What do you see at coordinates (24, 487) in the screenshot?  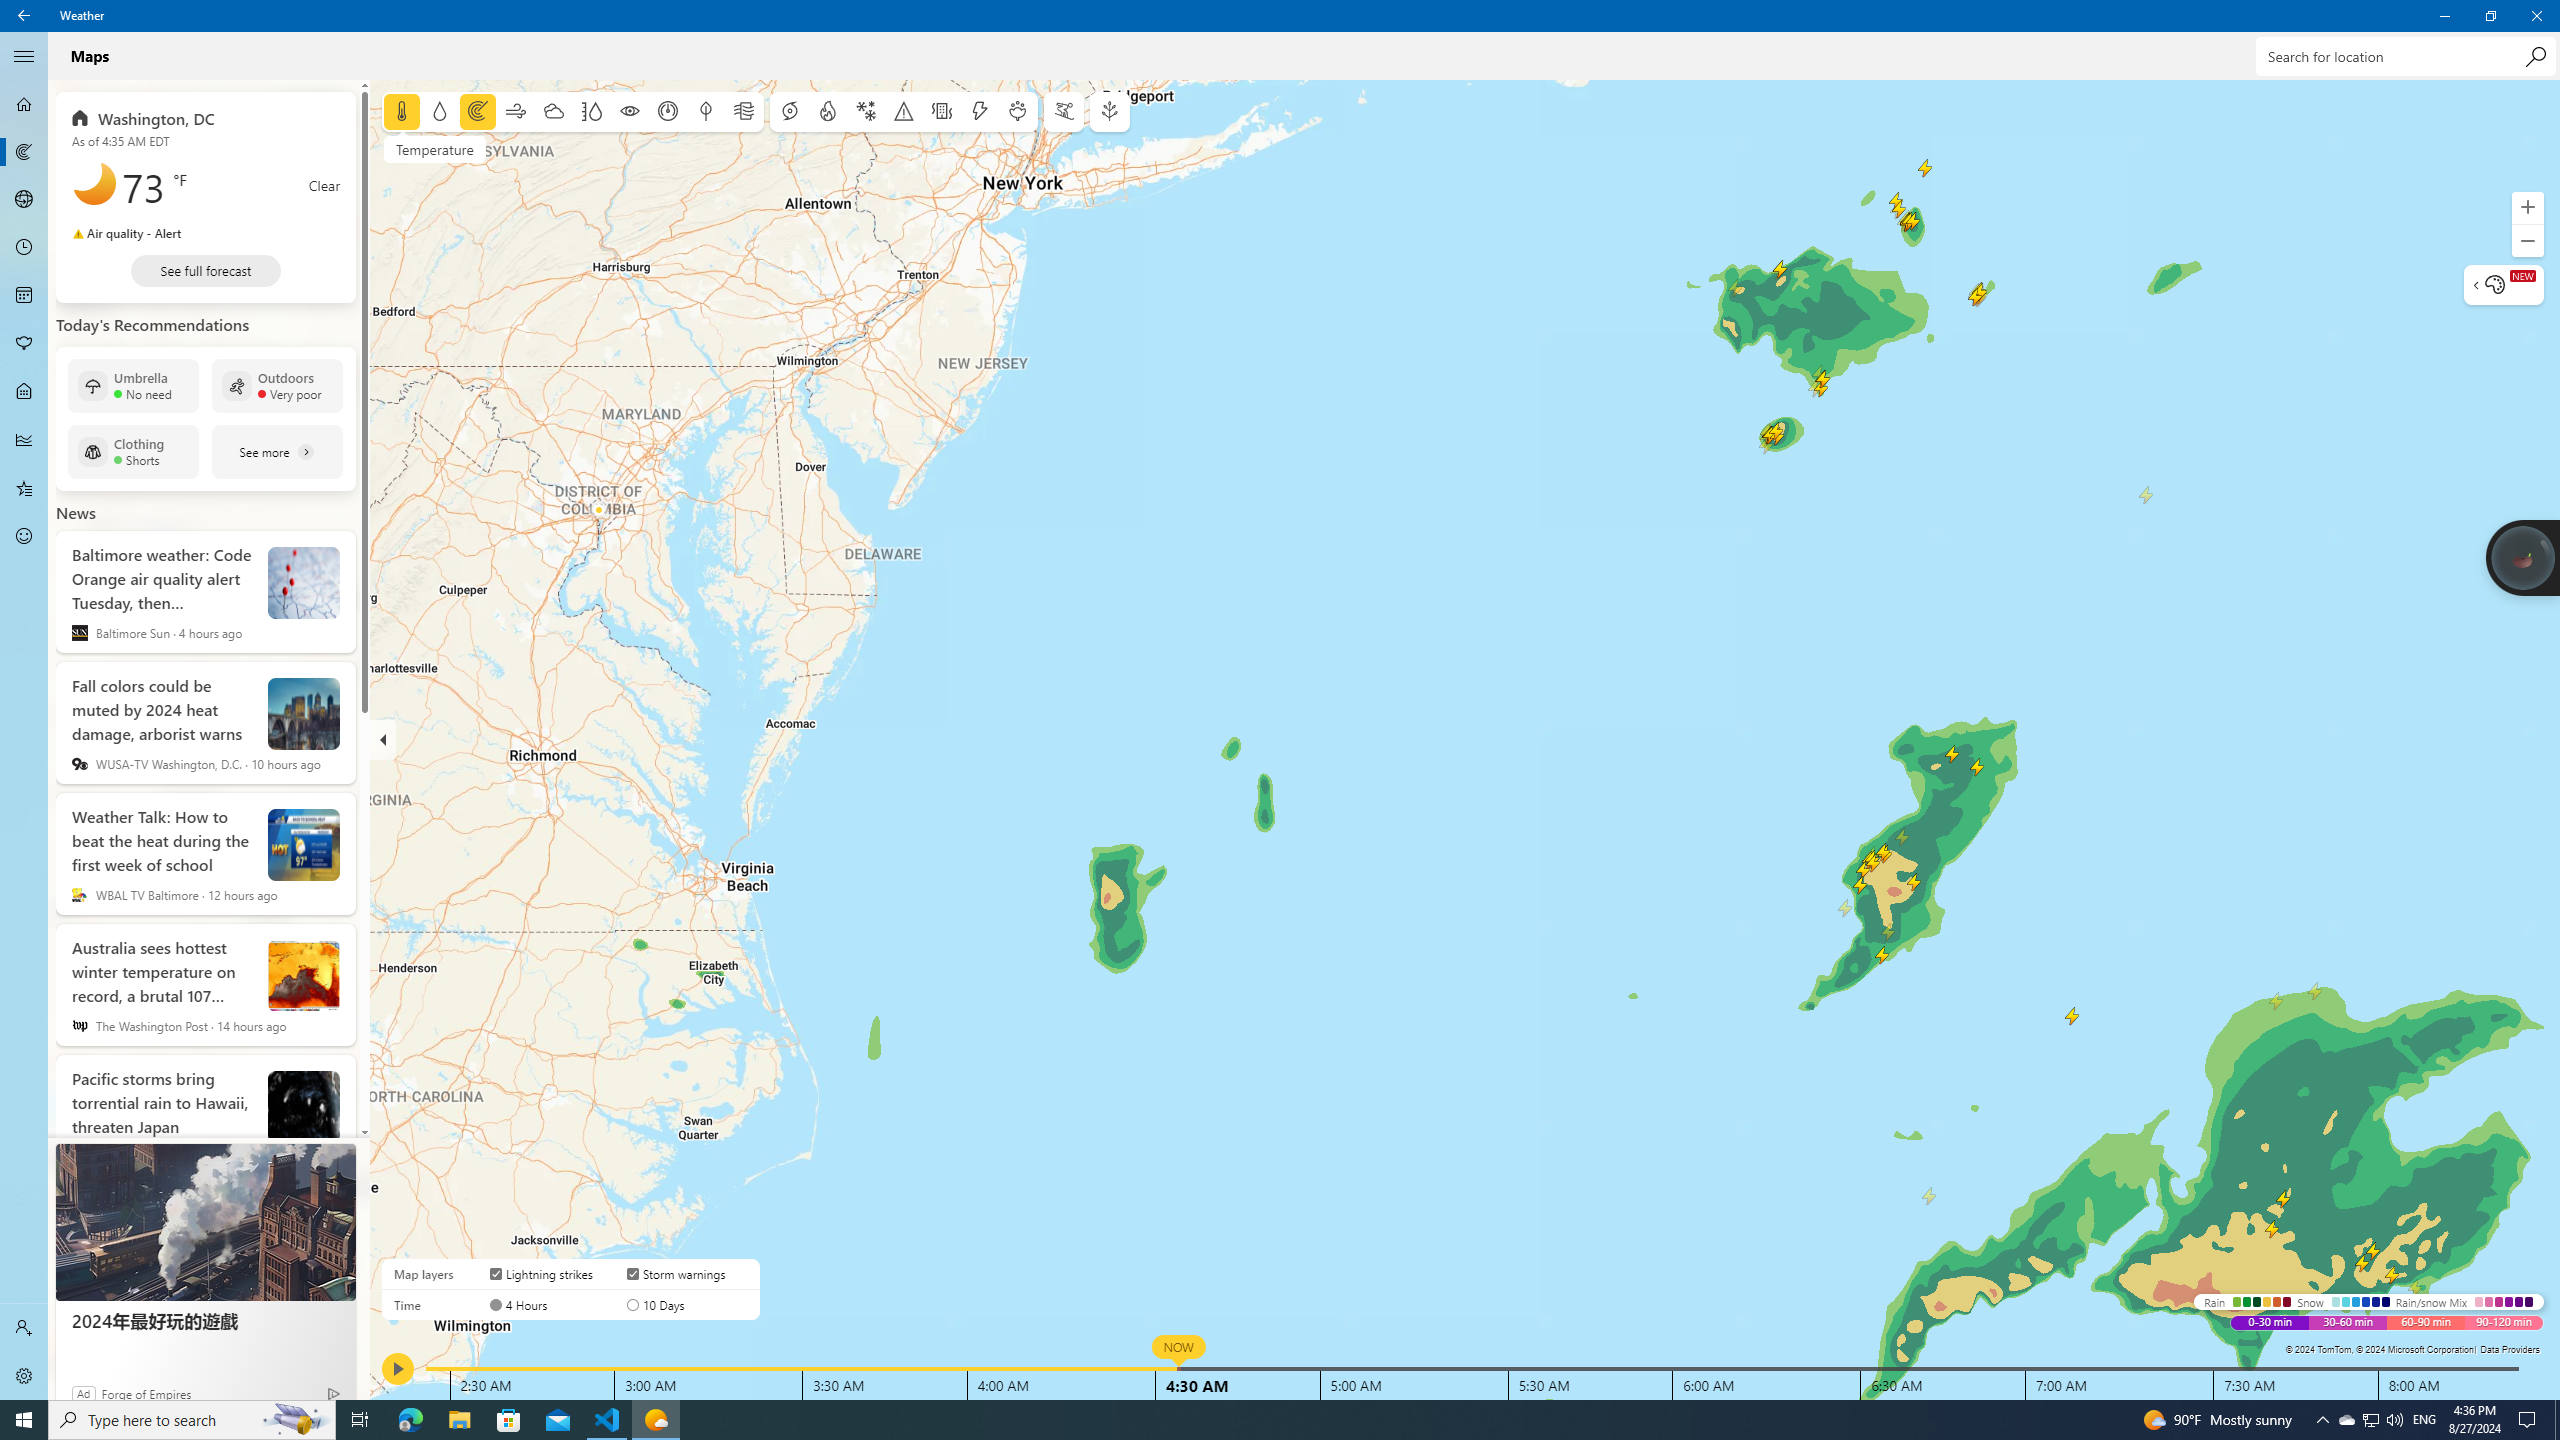 I see `'Favorites - Not Selected'` at bounding box center [24, 487].